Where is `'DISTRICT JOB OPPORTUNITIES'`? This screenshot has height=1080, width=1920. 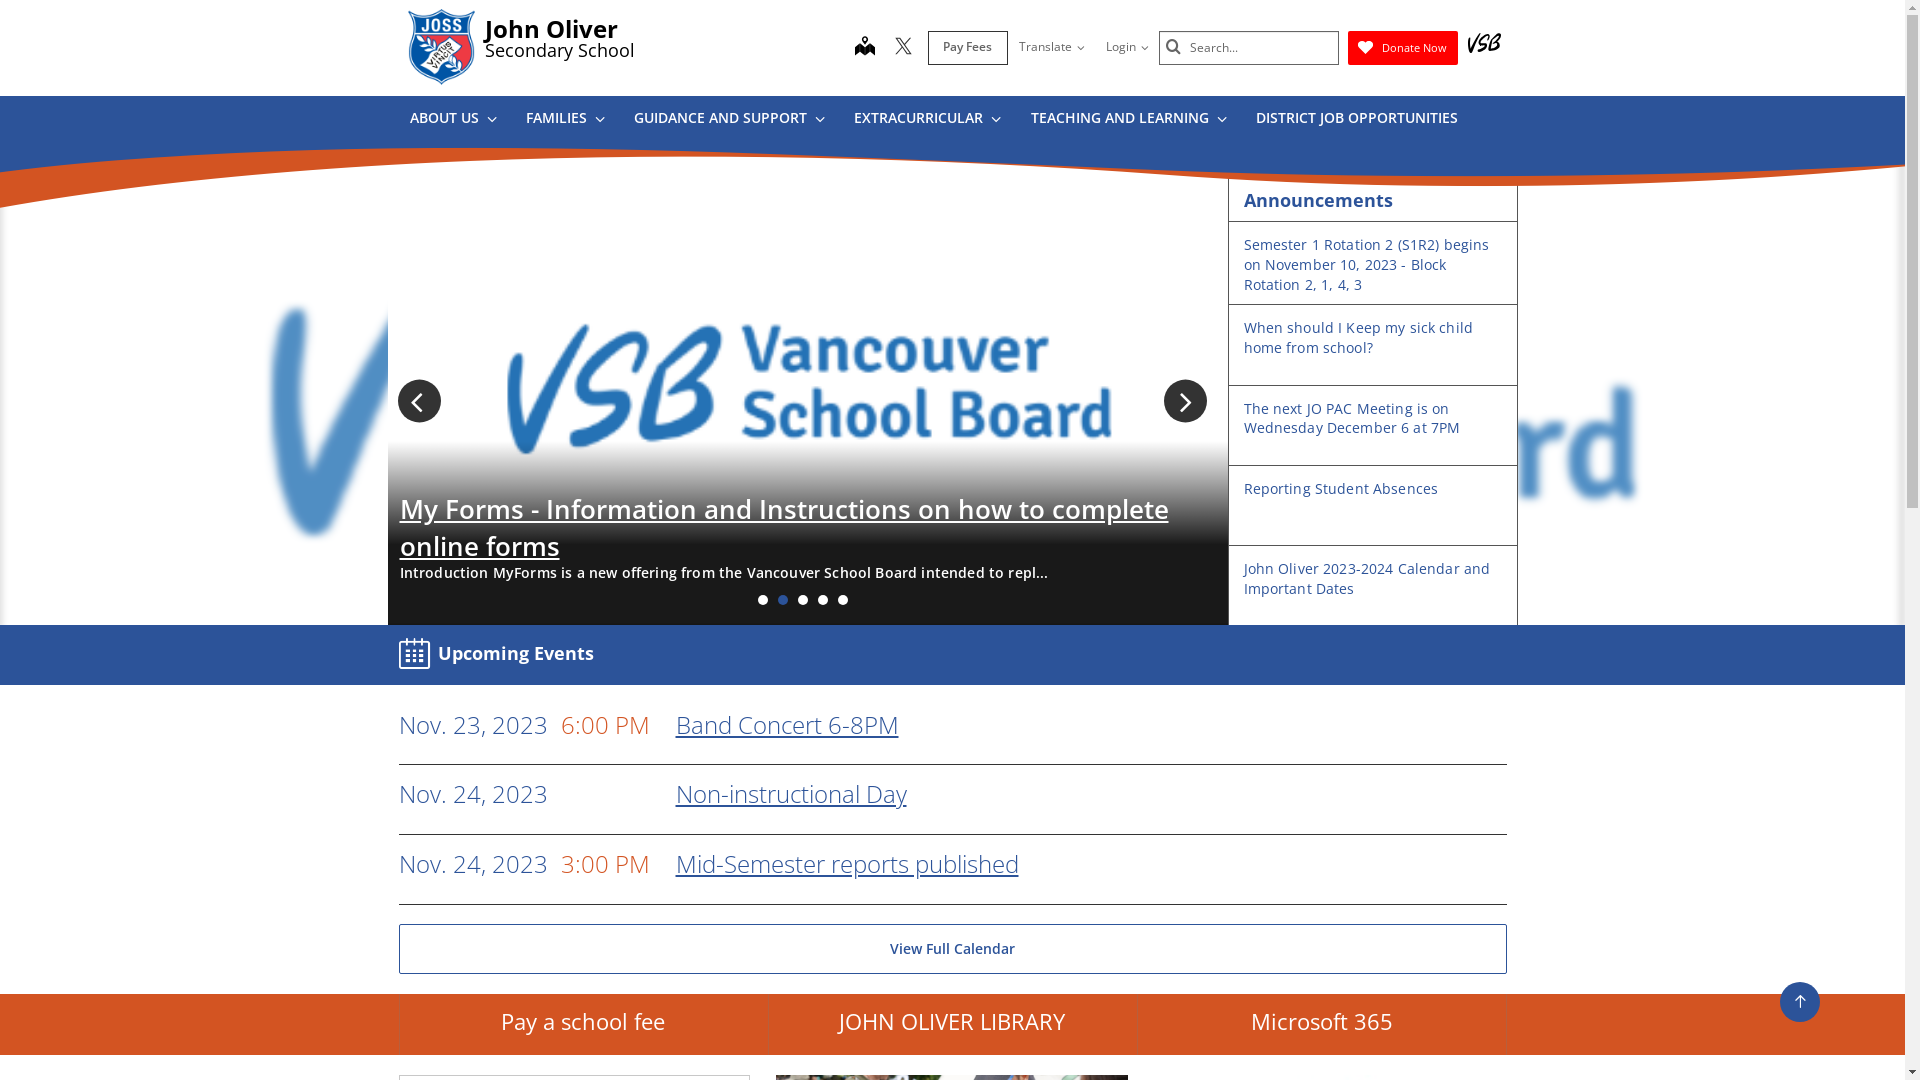
'DISTRICT JOB OPPORTUNITIES' is located at coordinates (1247, 121).